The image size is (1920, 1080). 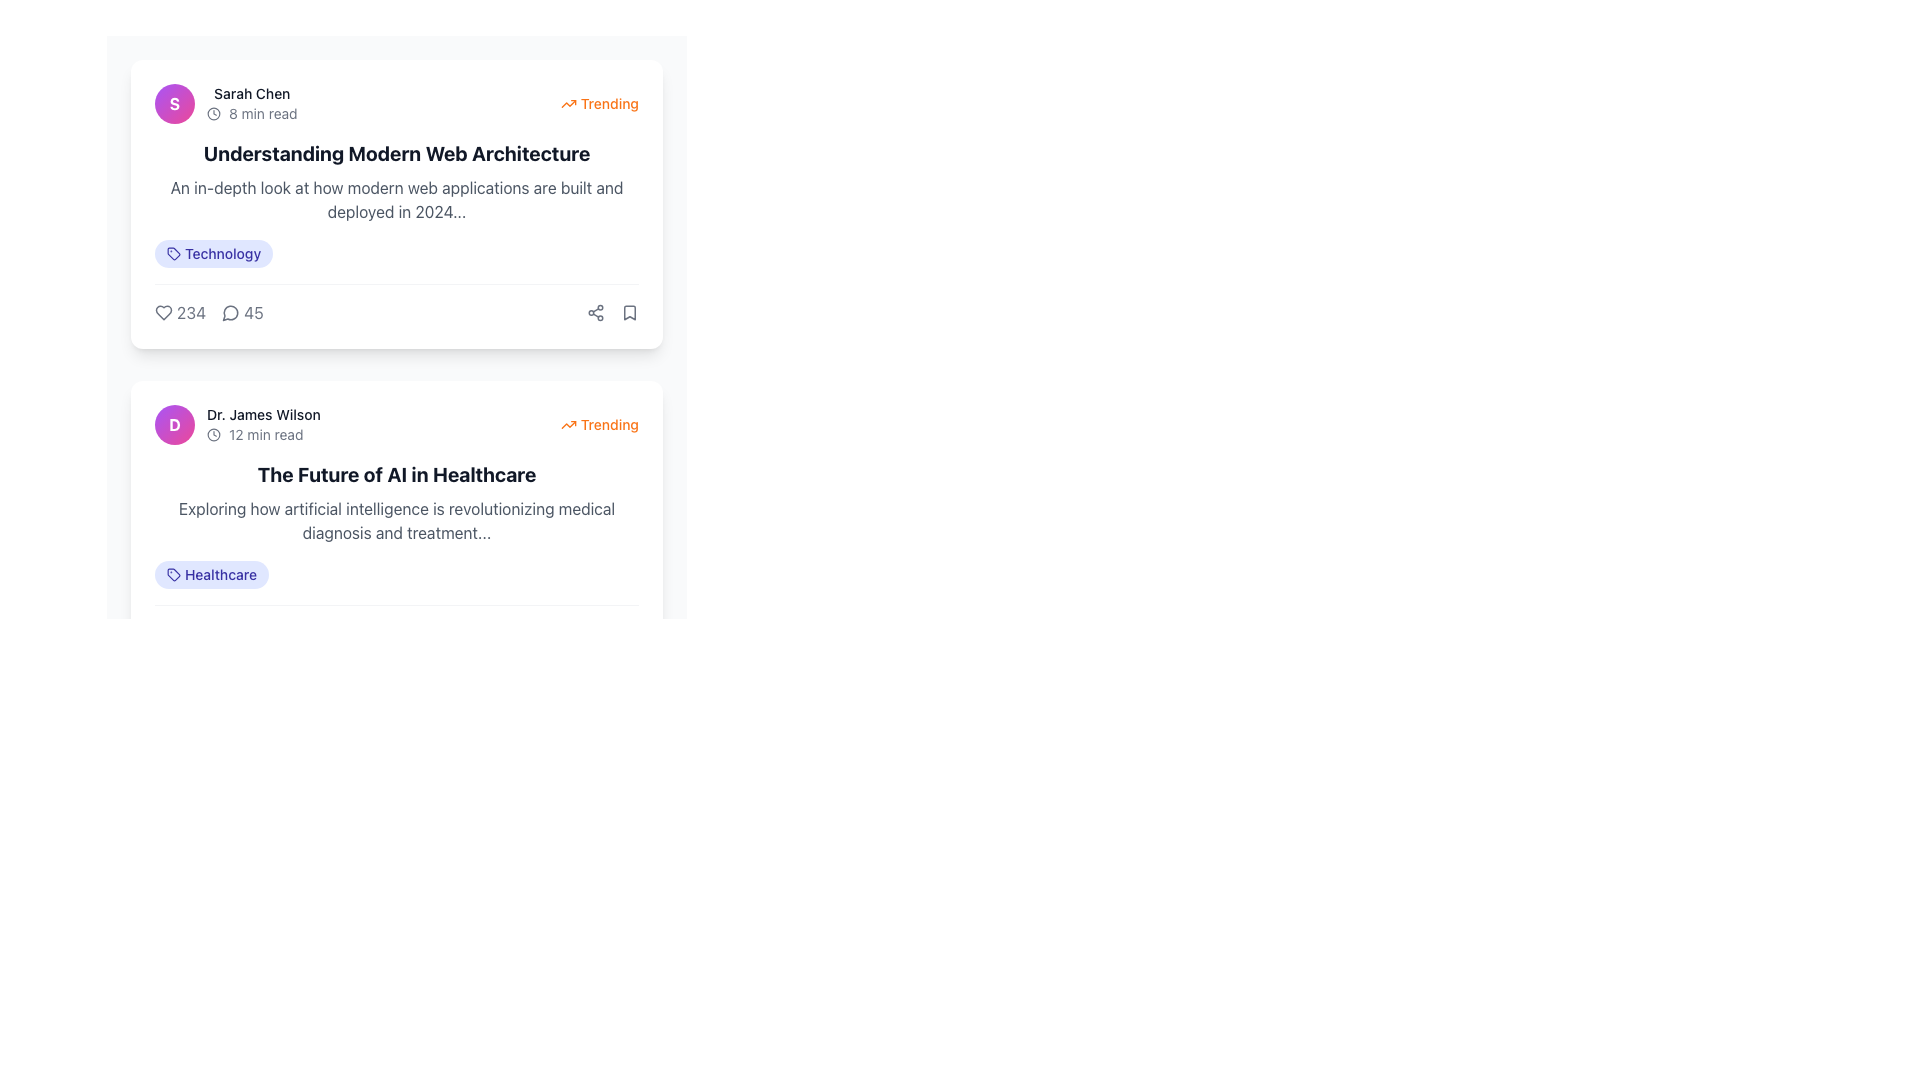 What do you see at coordinates (214, 434) in the screenshot?
I see `reading time icon located to the left of the '12 min read' label on the card for the article 'The Future of AI in Healthcare' by 'Dr. James Wilson' for its semantic or accessibility attributes` at bounding box center [214, 434].